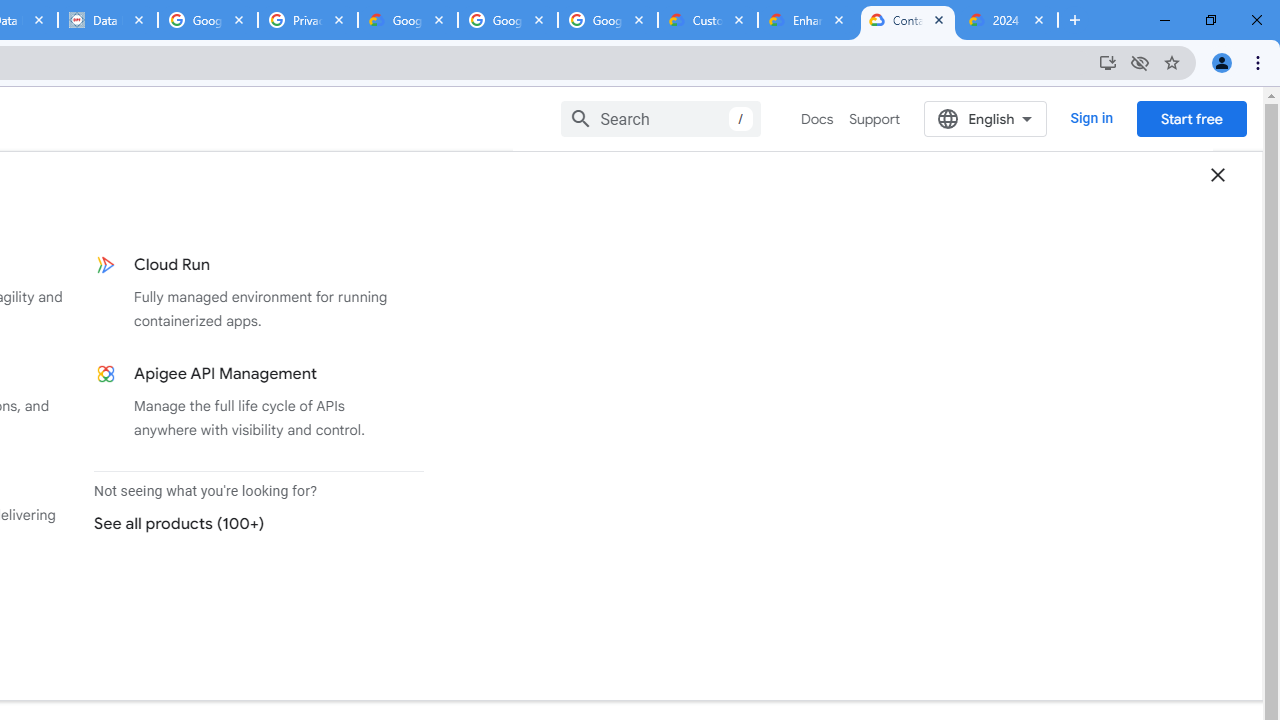 Image resolution: width=1280 pixels, height=720 pixels. I want to click on 'Enhanced Support | Google Cloud', so click(807, 20).